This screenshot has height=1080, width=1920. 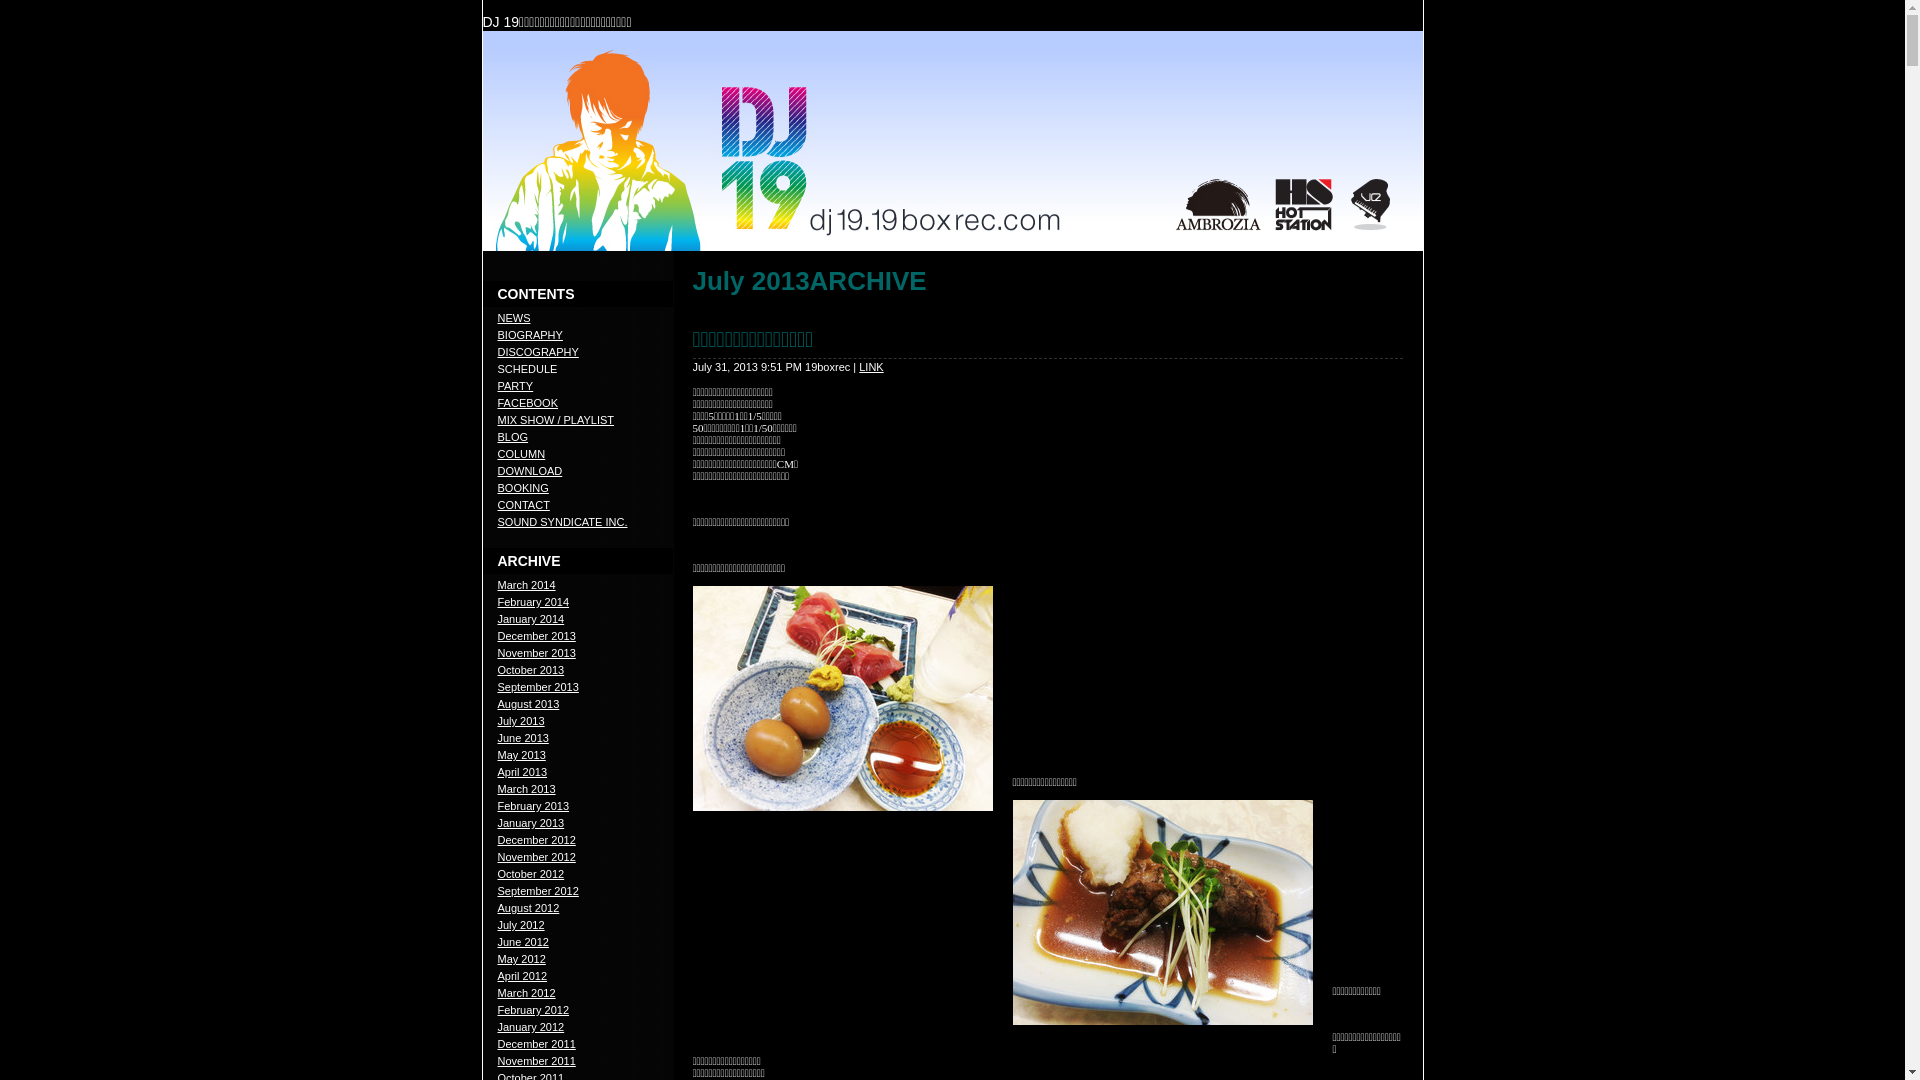 I want to click on 'July 2013', so click(x=521, y=721).